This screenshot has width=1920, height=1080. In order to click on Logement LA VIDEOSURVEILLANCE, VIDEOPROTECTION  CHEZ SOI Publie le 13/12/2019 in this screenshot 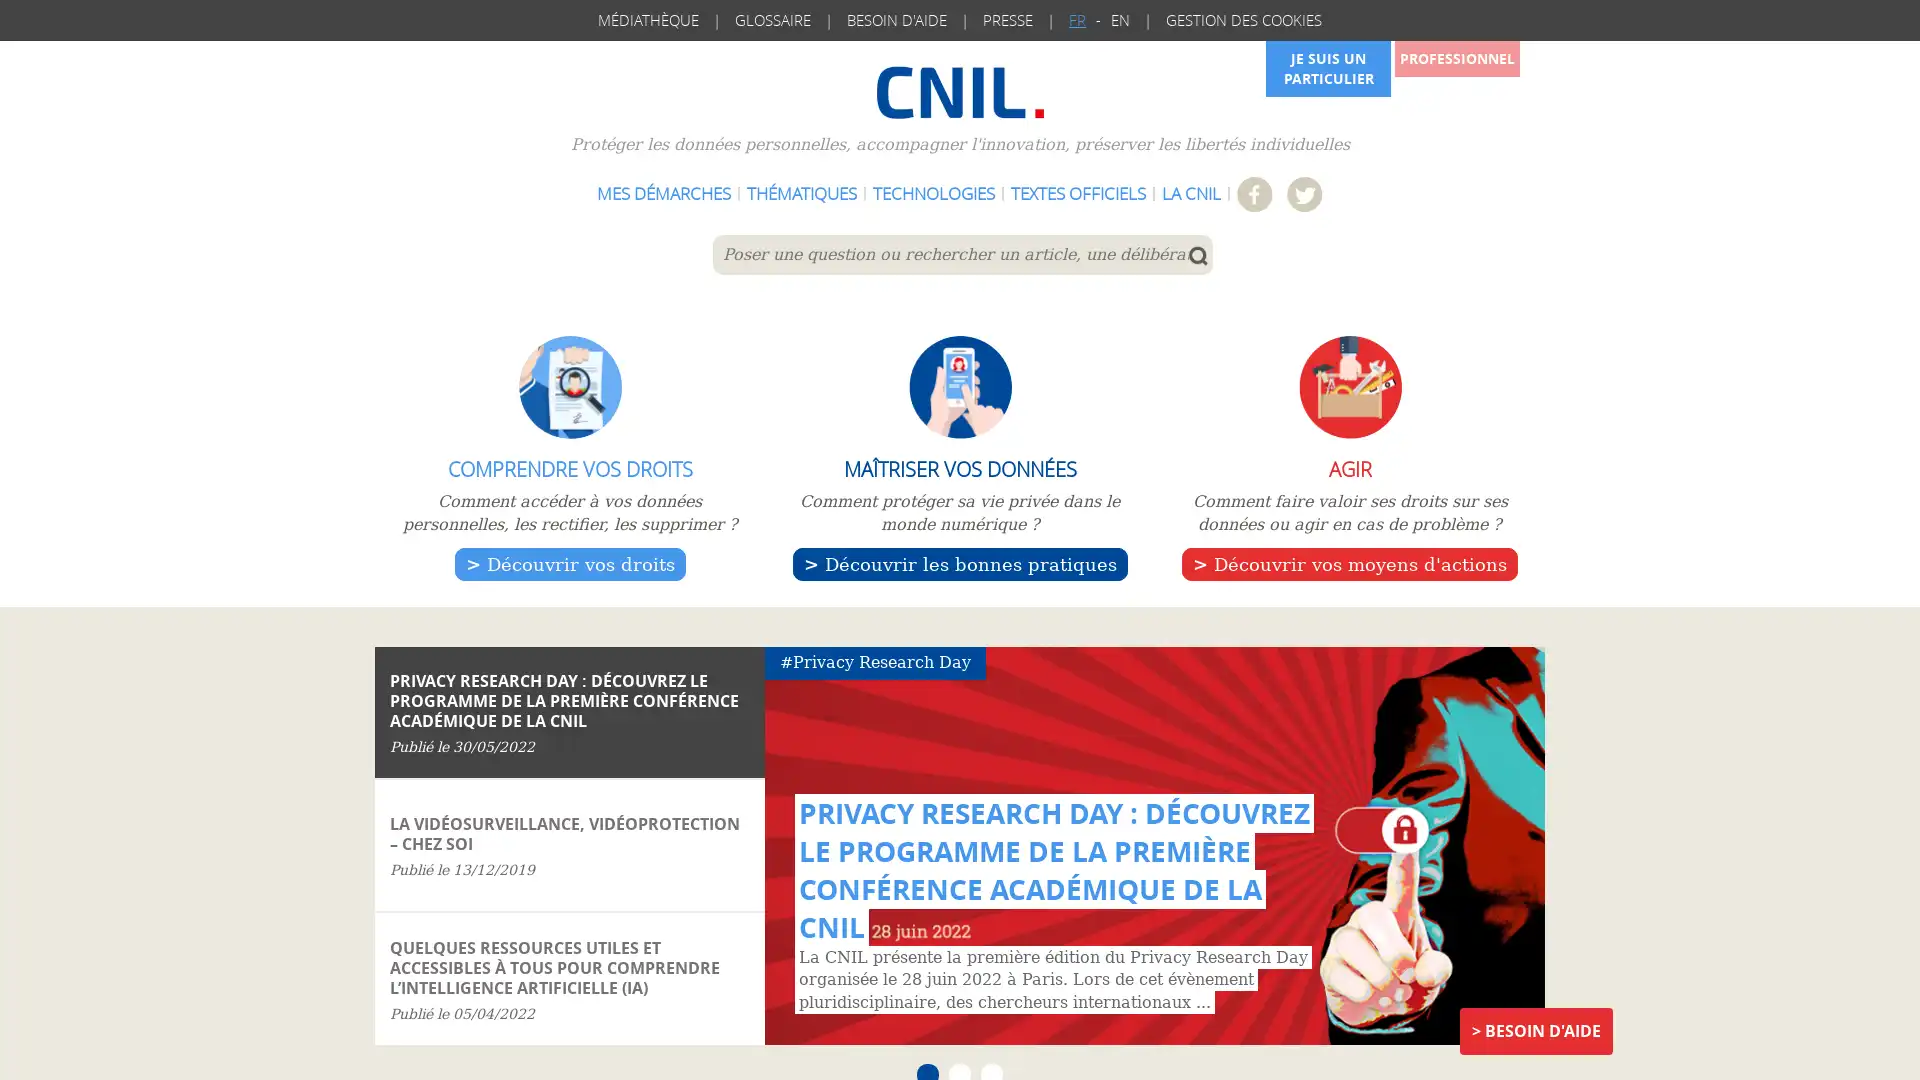, I will do `click(569, 845)`.